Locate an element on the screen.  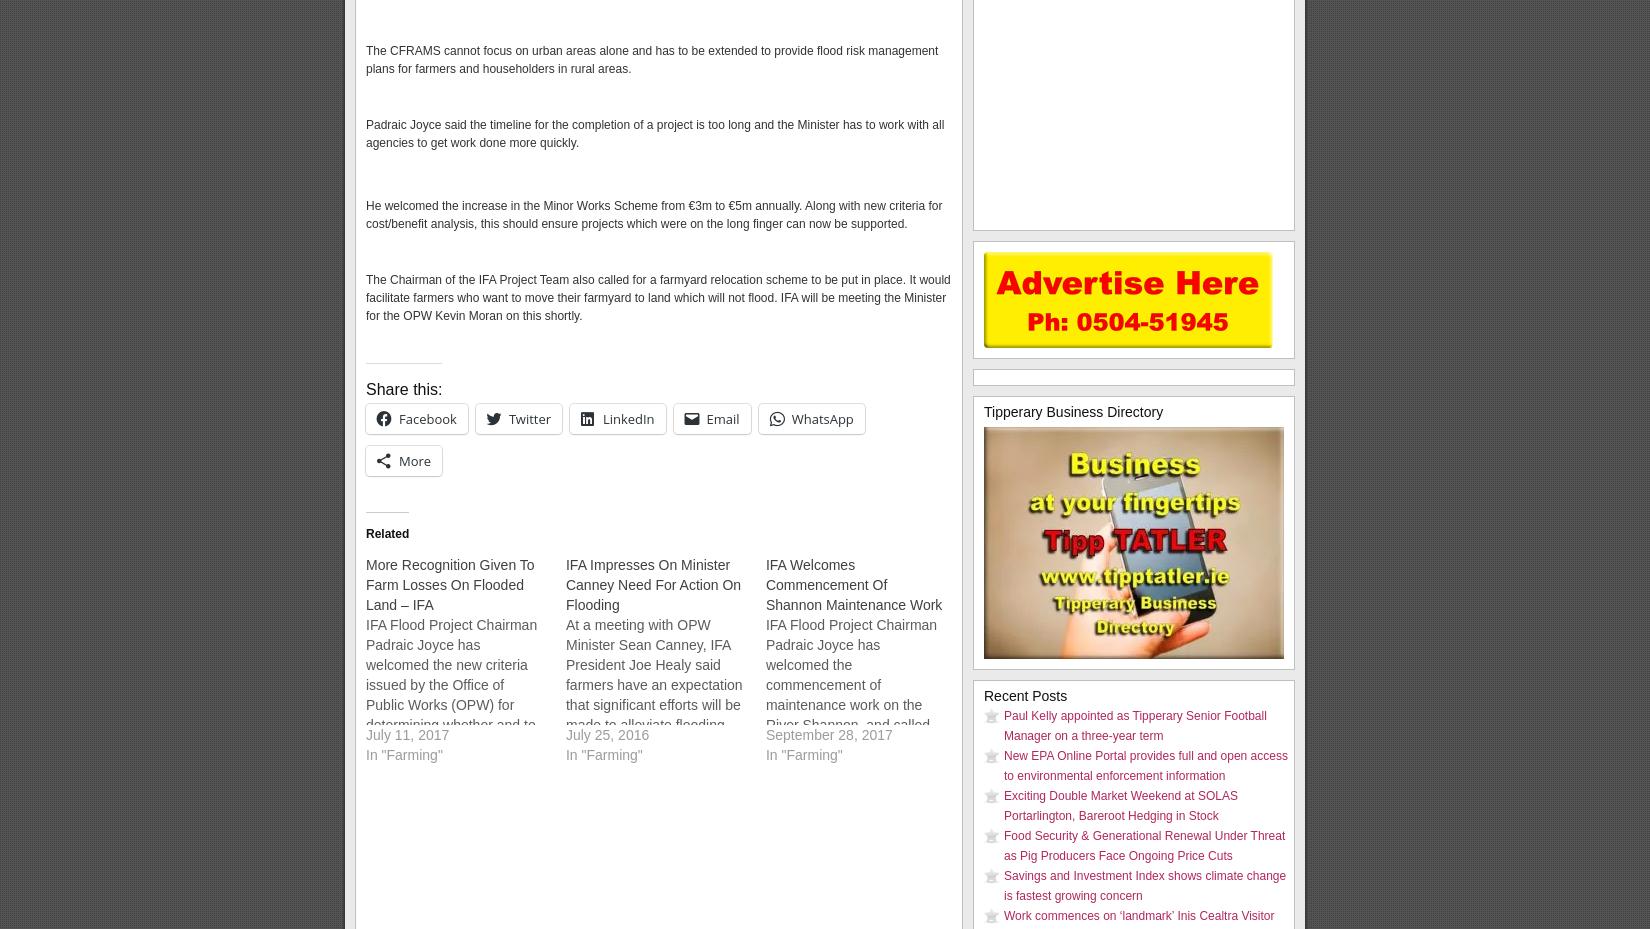
'Share this:' is located at coordinates (365, 388).